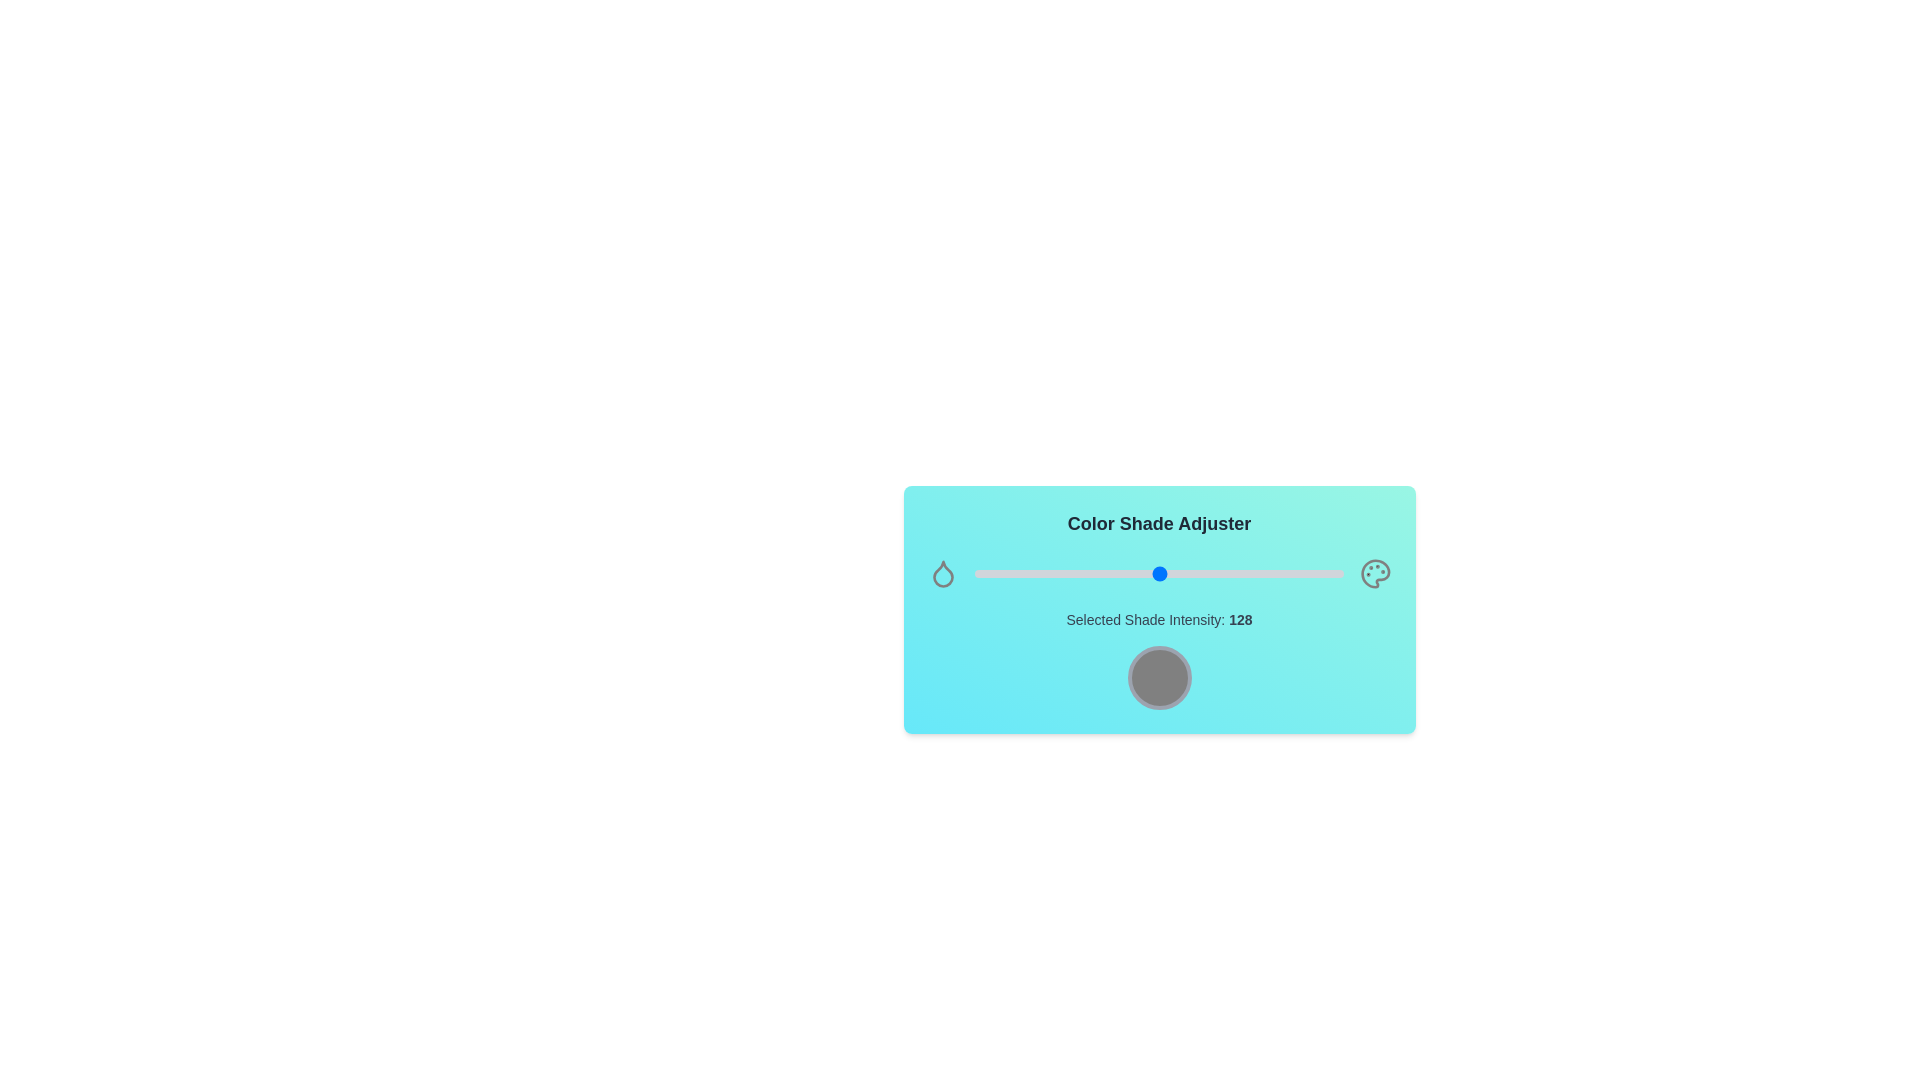  What do you see at coordinates (1009, 574) in the screenshot?
I see `the shade intensity to 24 by interacting with the slider` at bounding box center [1009, 574].